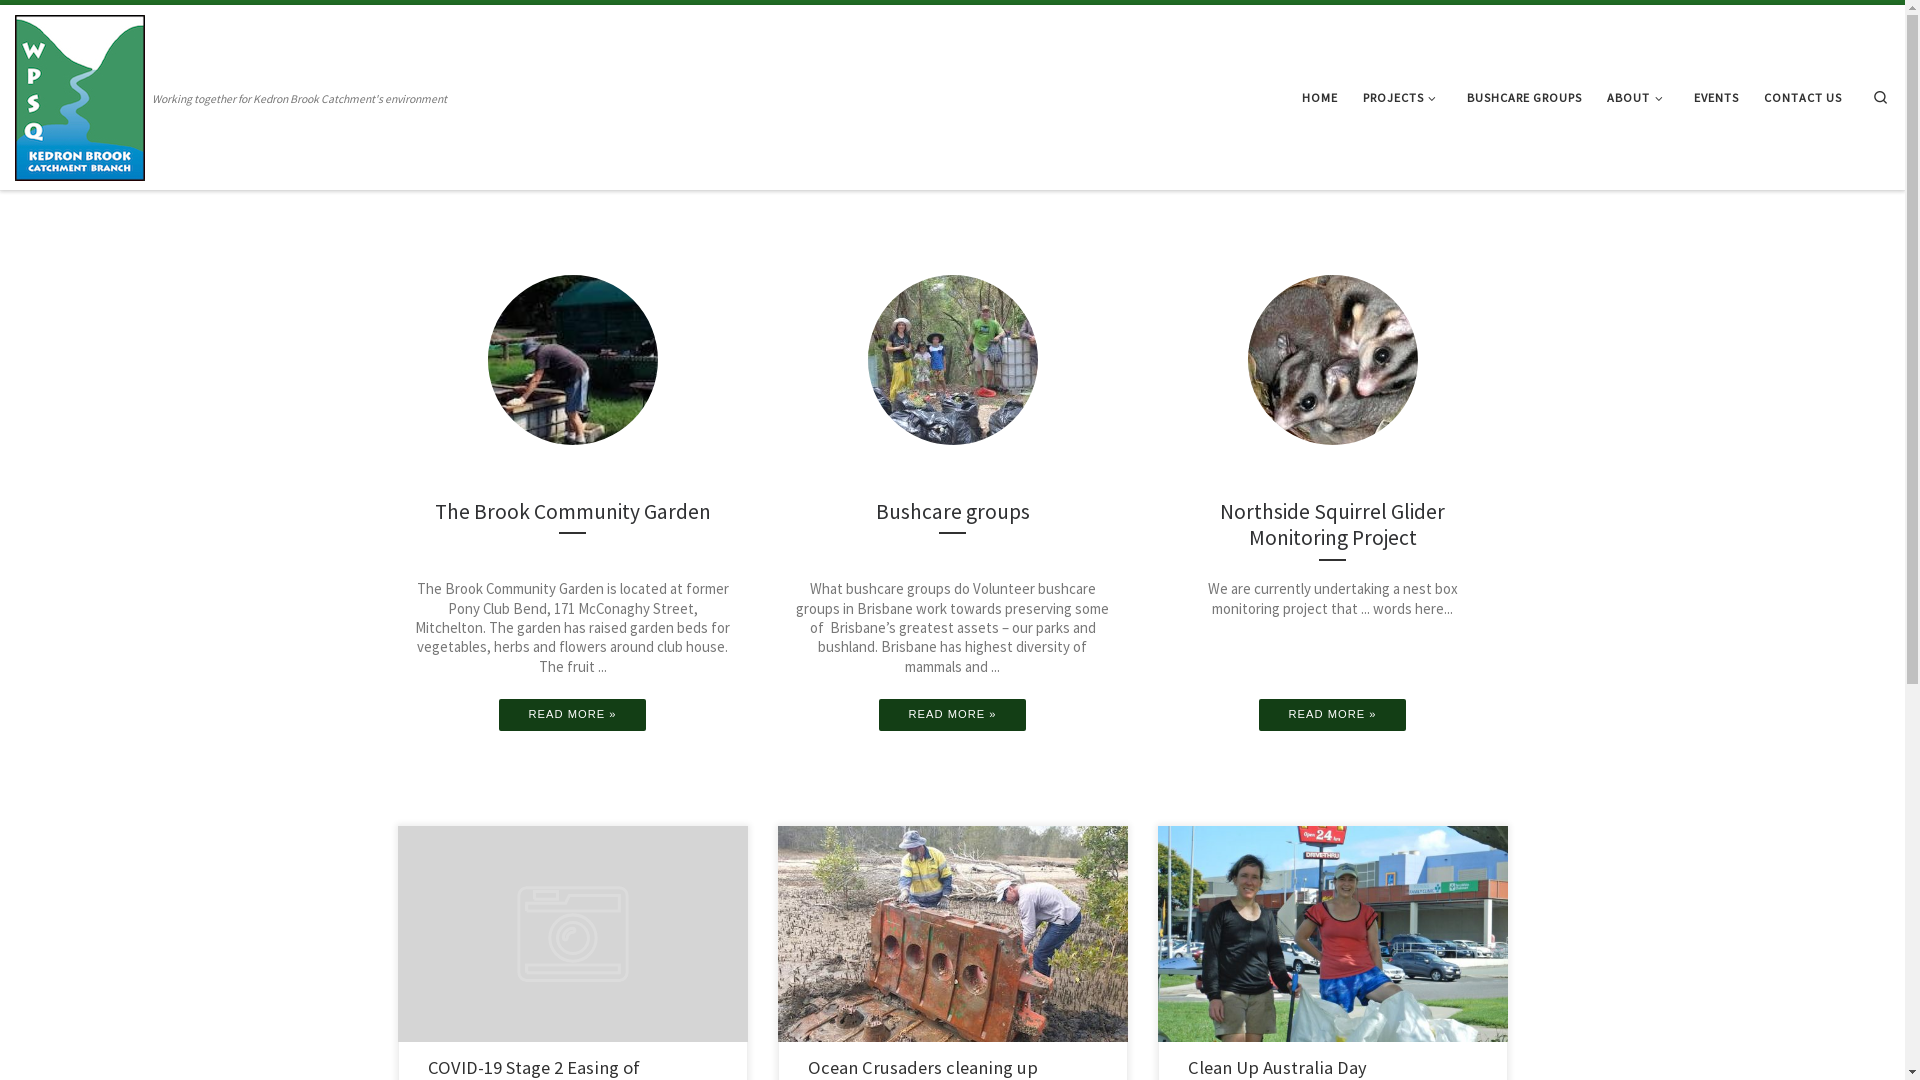 The image size is (1920, 1080). What do you see at coordinates (1276, 1066) in the screenshot?
I see `'Clean Up Australia Day'` at bounding box center [1276, 1066].